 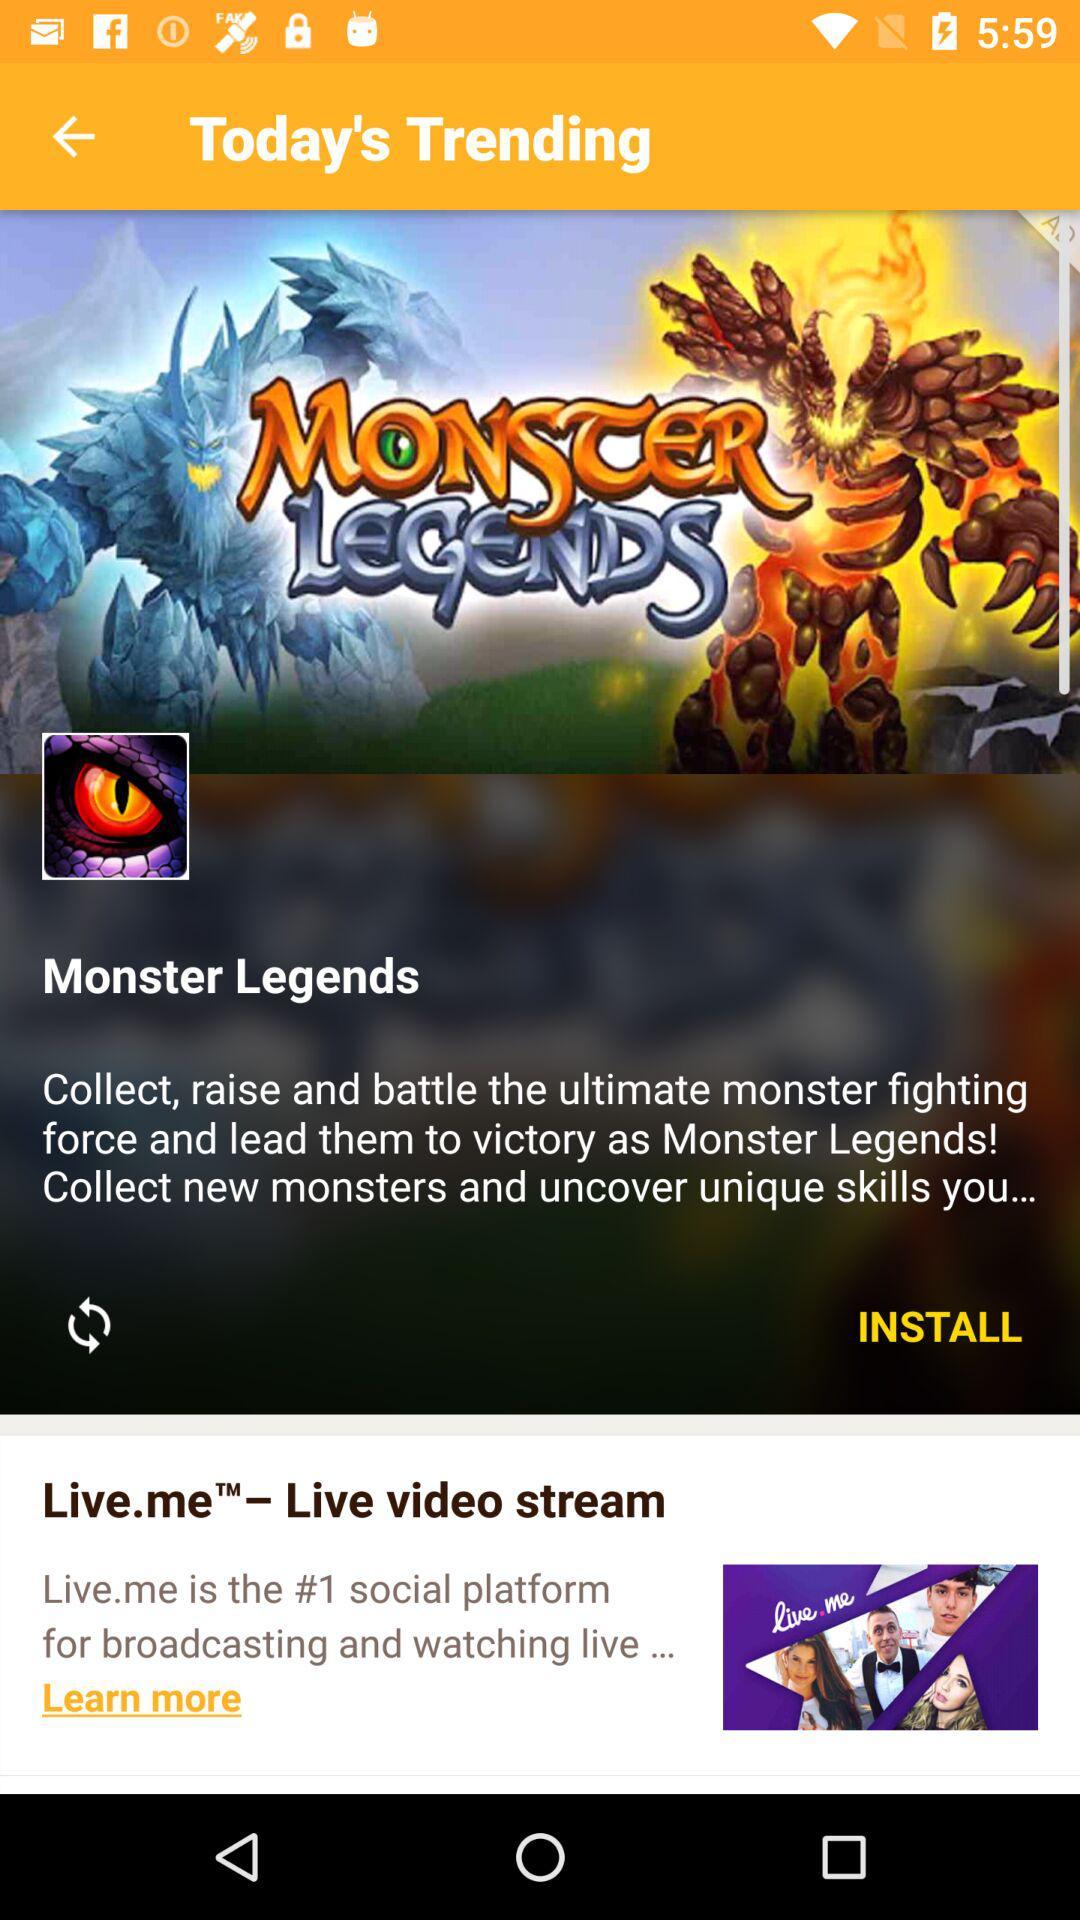 I want to click on go back, so click(x=72, y=135).